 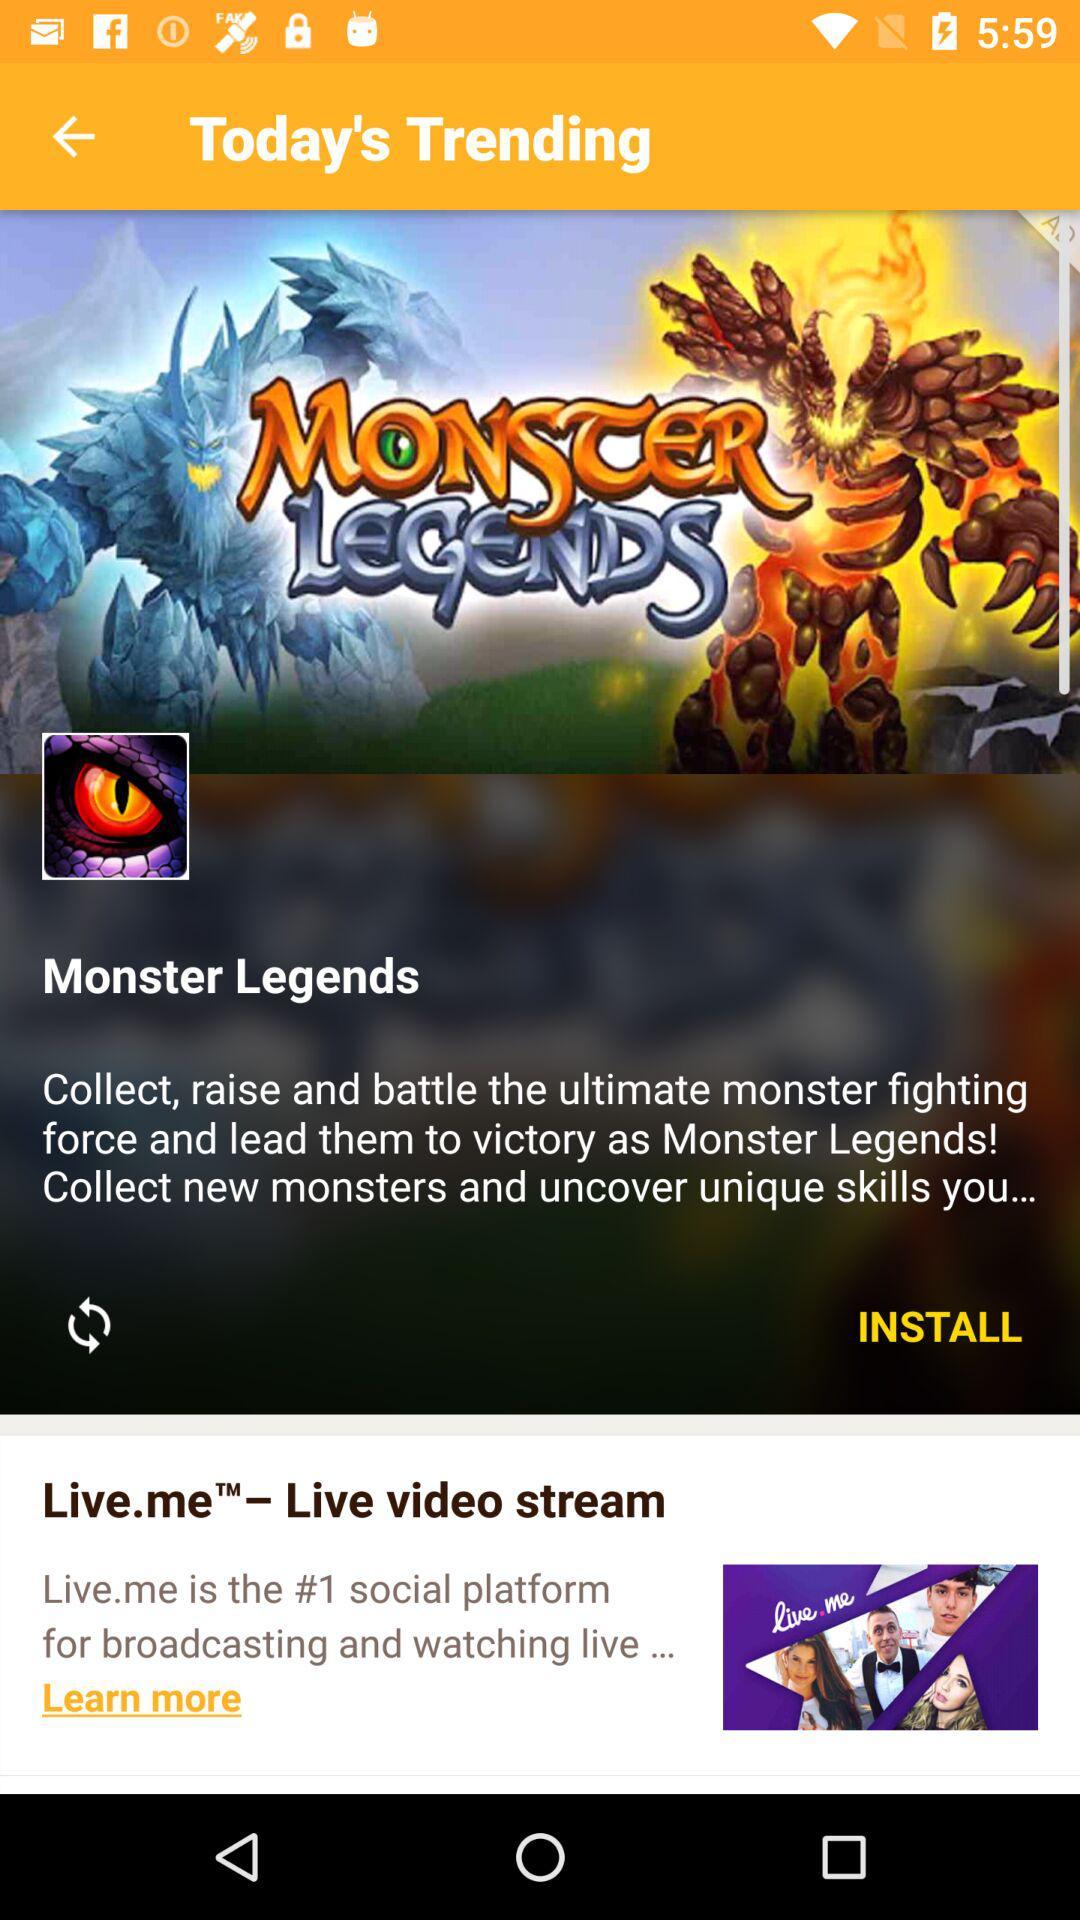 I want to click on go back, so click(x=72, y=135).